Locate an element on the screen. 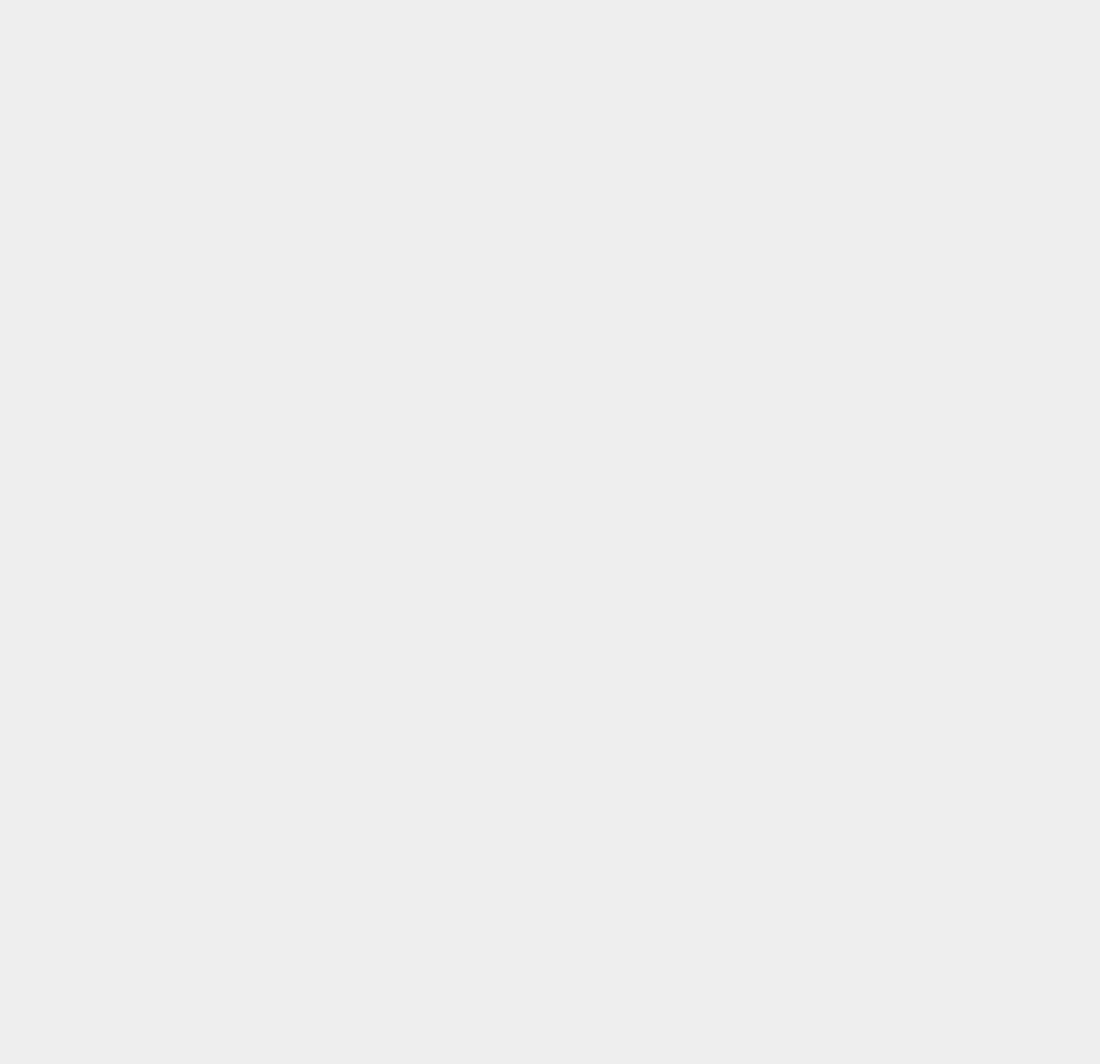 This screenshot has width=1100, height=1064. 'Mobile App Developers' is located at coordinates (846, 477).